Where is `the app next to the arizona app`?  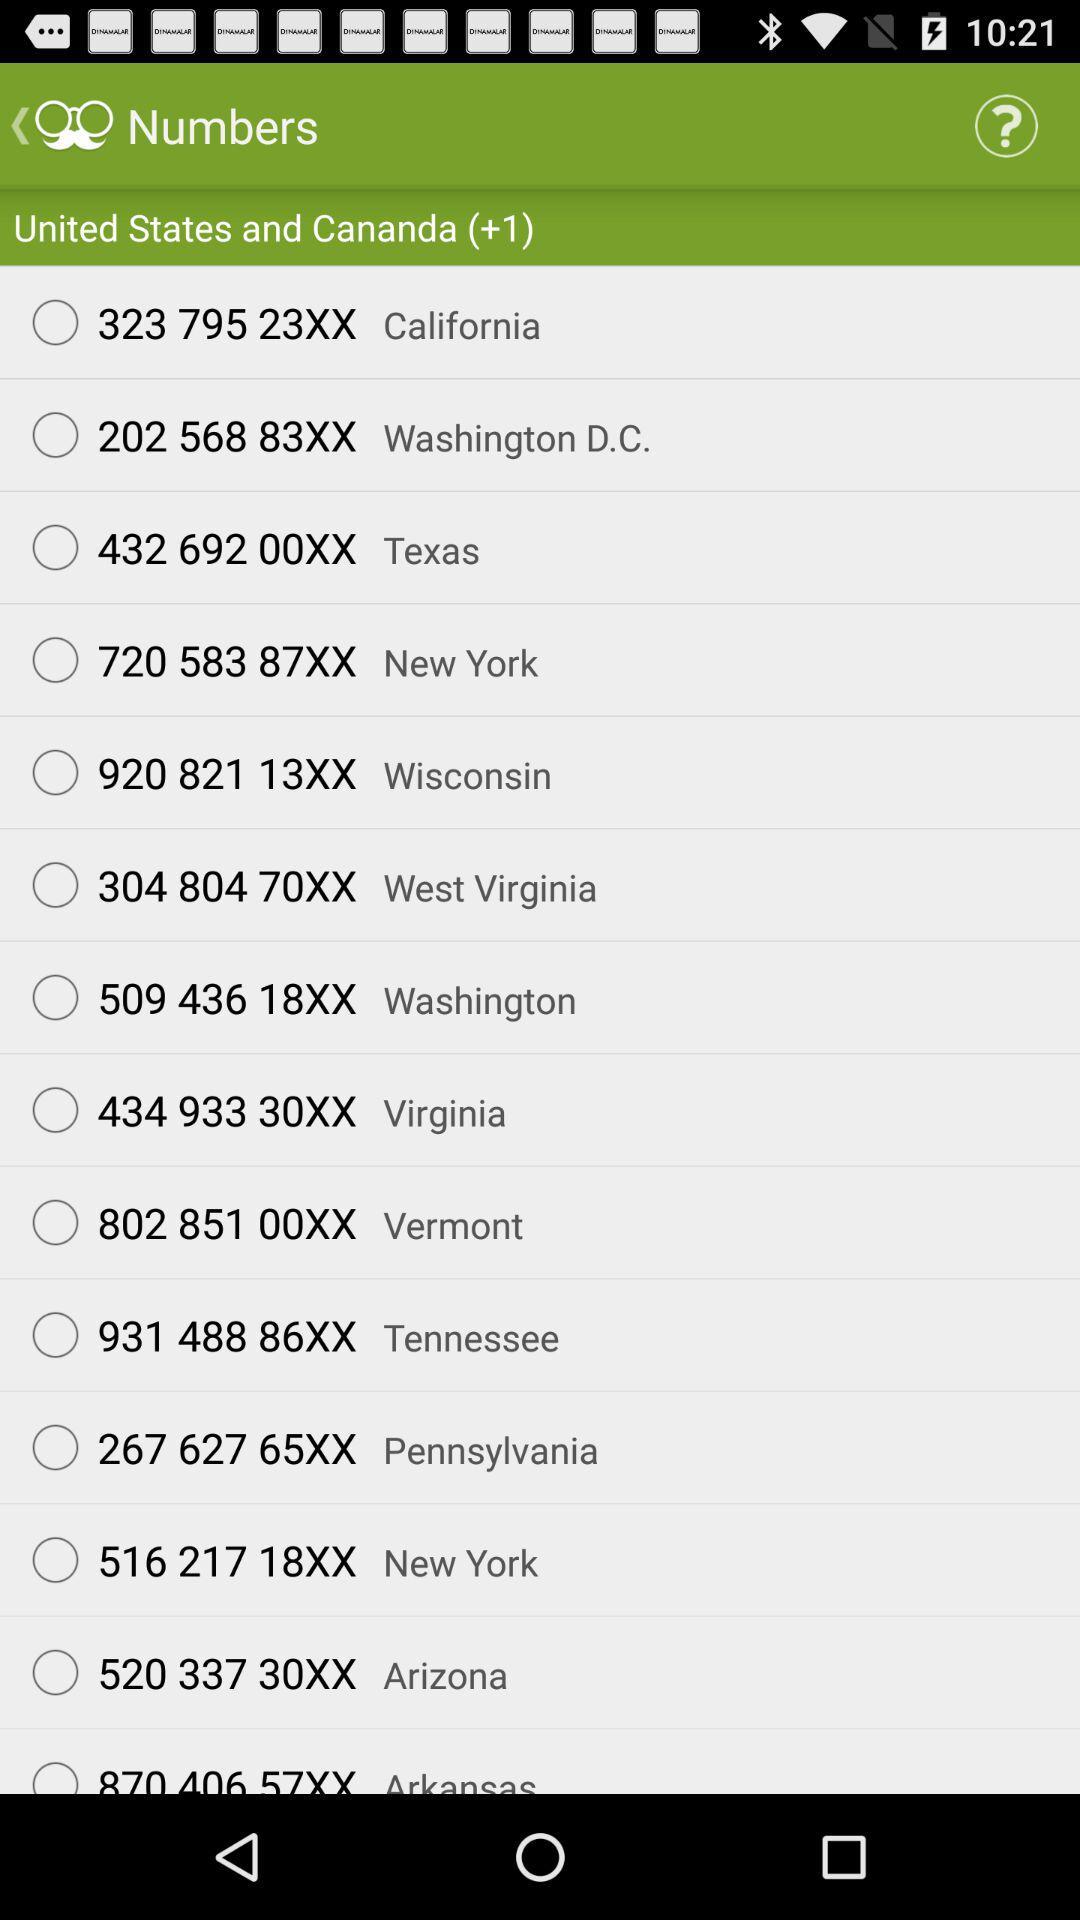 the app next to the arizona app is located at coordinates (185, 1672).